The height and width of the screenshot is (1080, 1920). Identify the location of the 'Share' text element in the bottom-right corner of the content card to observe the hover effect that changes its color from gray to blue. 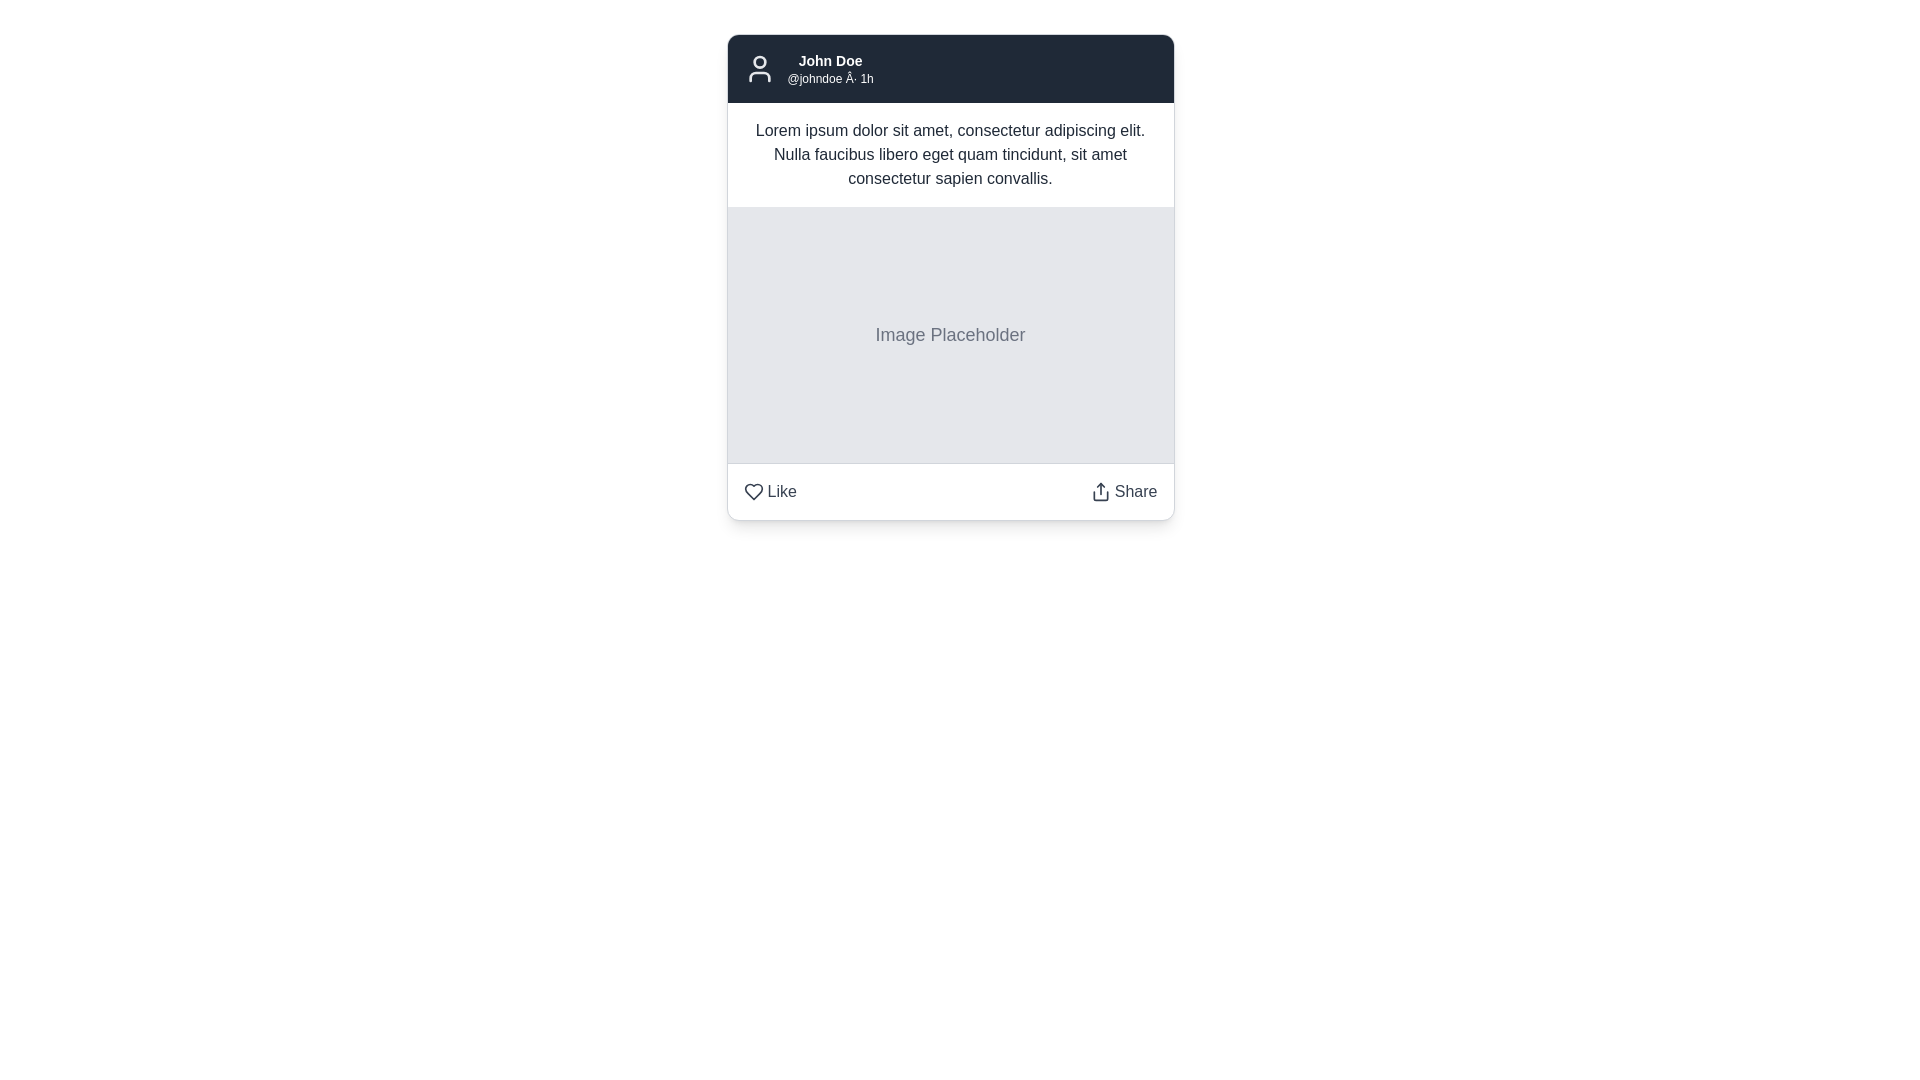
(1136, 492).